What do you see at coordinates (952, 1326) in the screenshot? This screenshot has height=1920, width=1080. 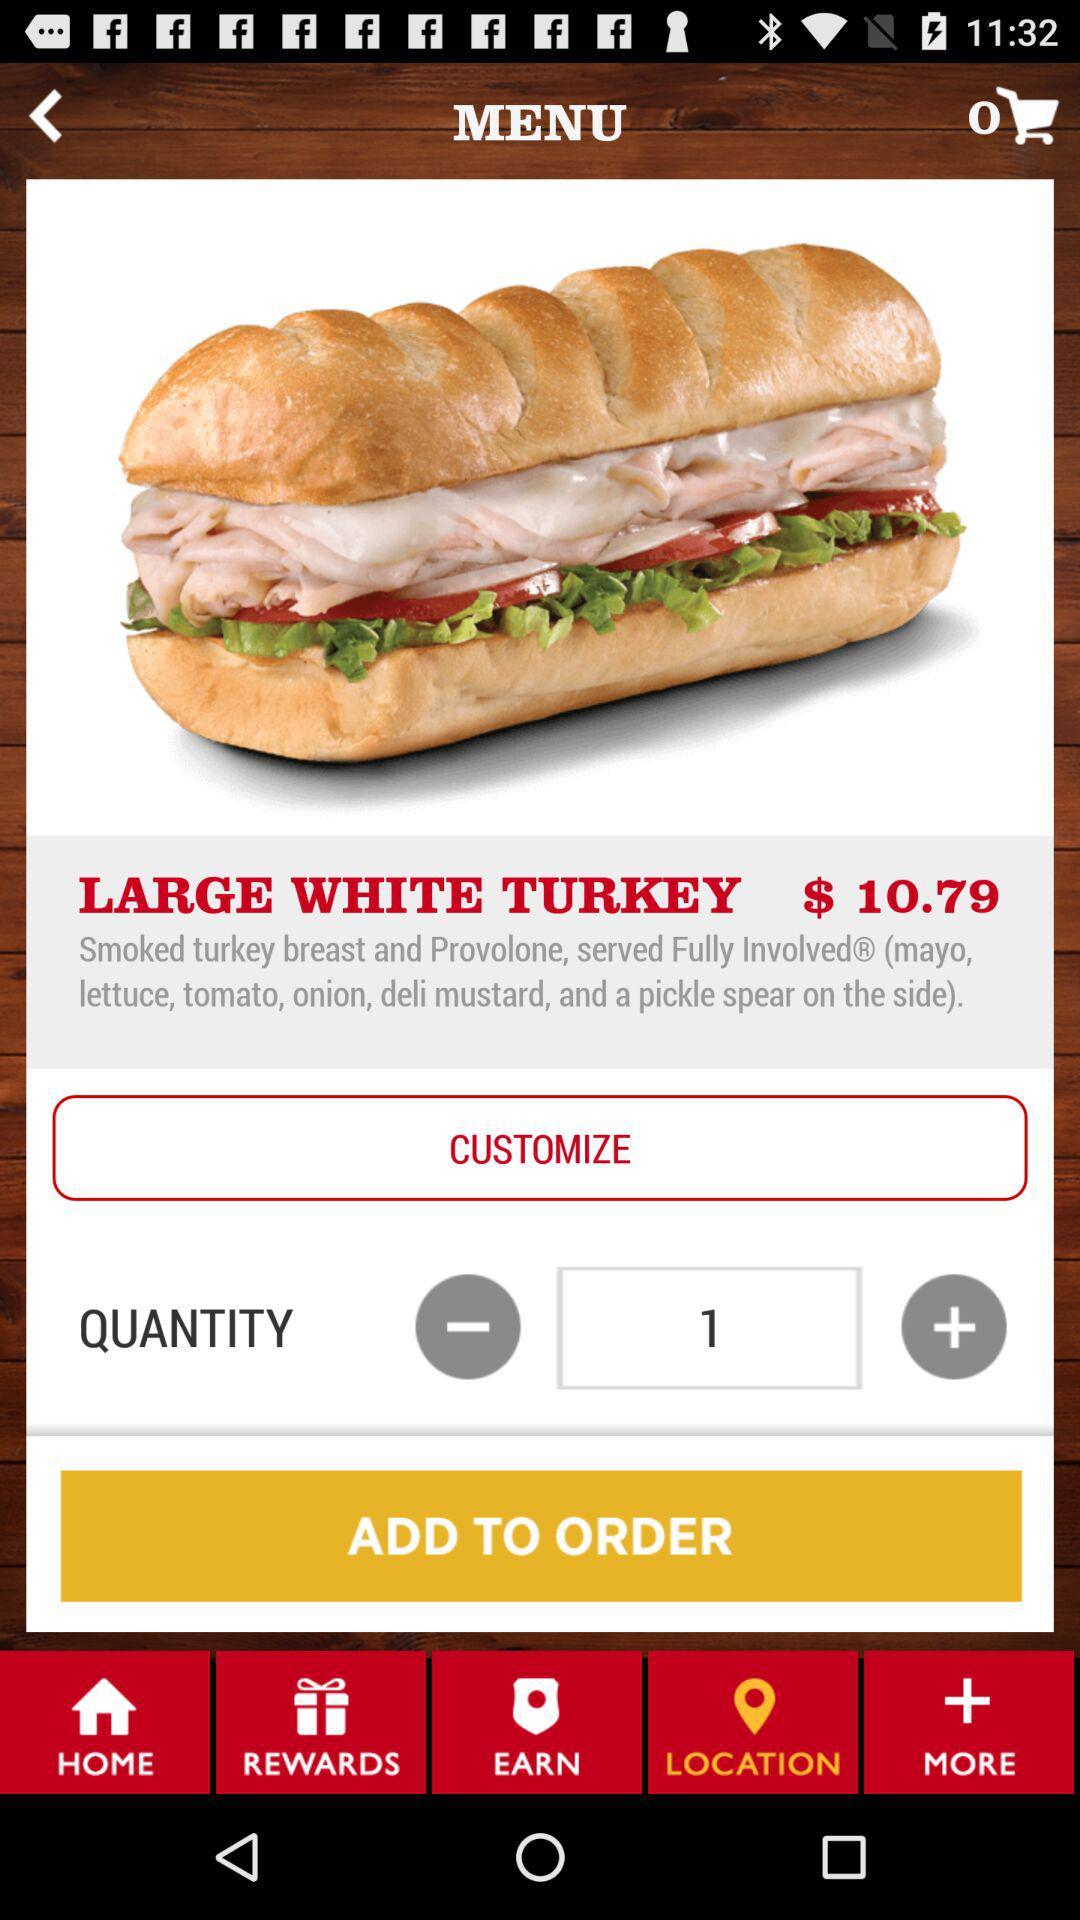 I see `the icon below the customize` at bounding box center [952, 1326].